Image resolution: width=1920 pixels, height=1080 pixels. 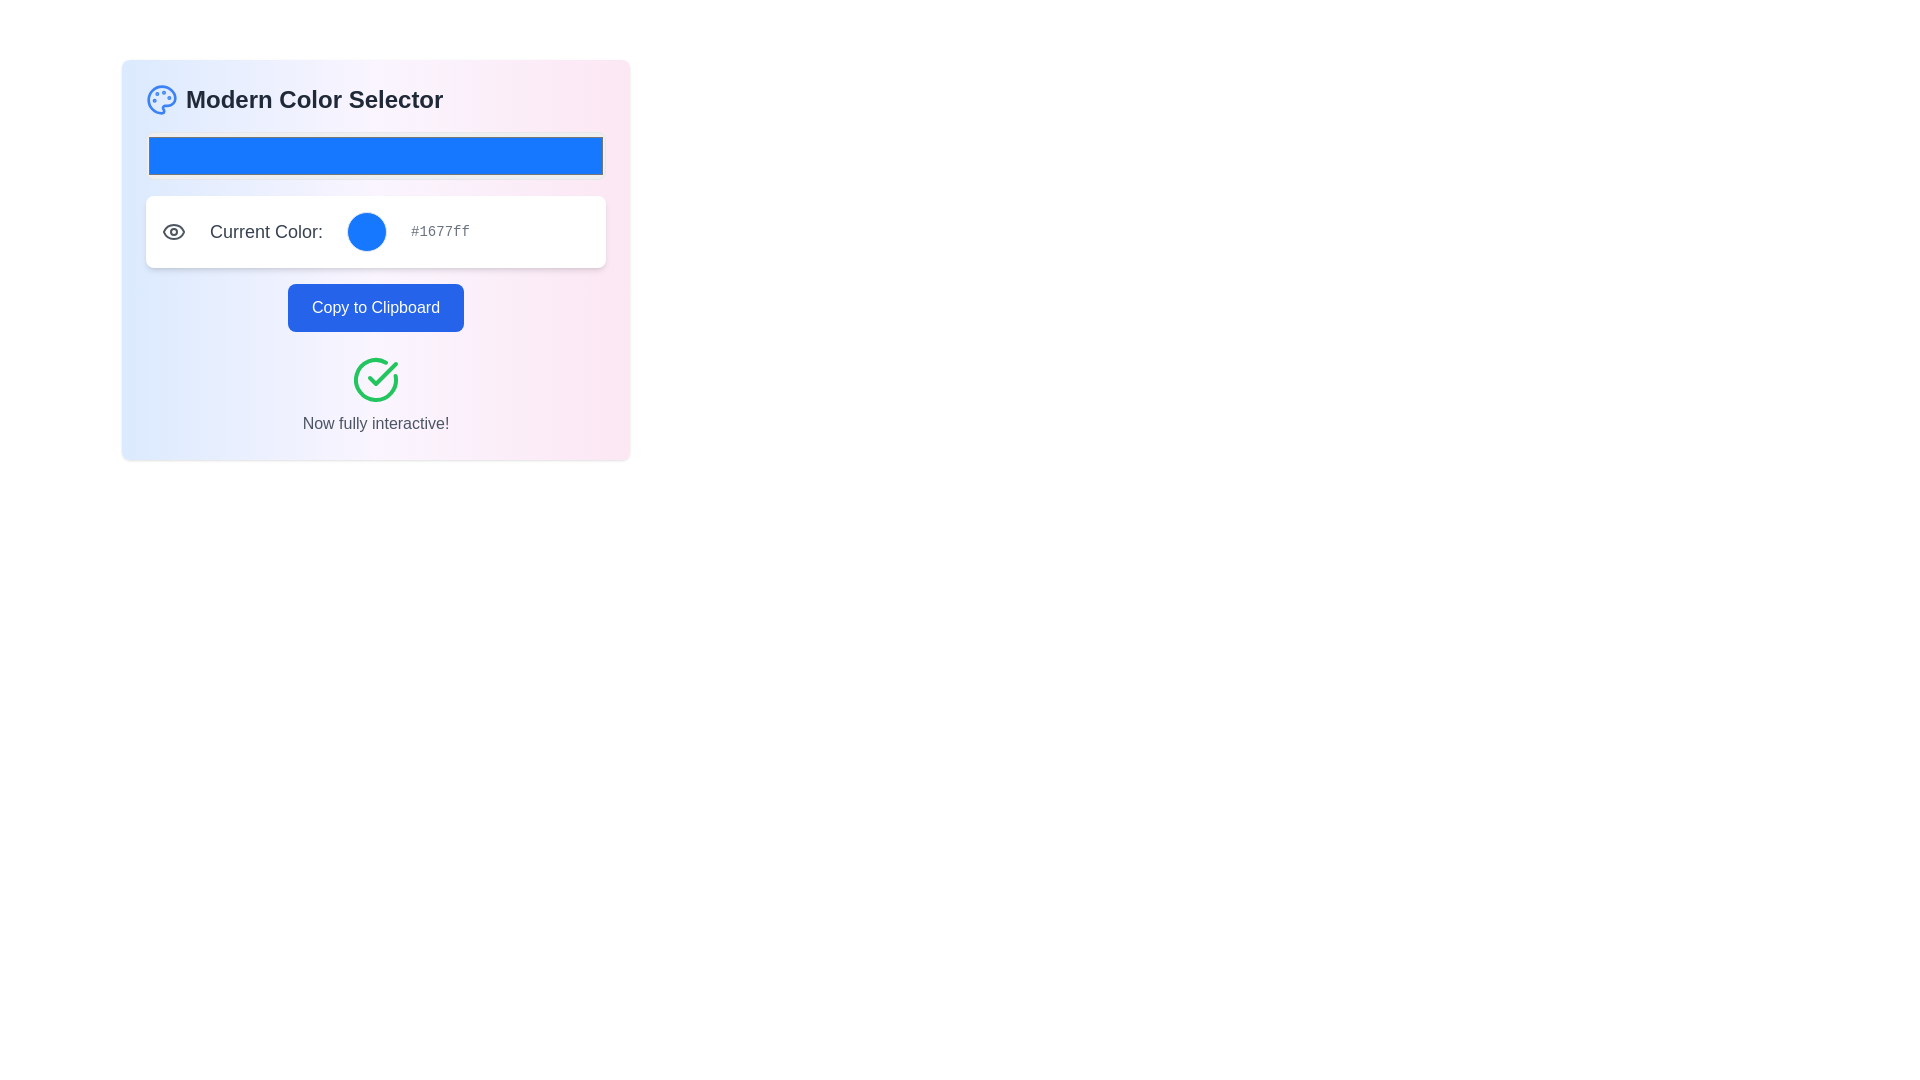 What do you see at coordinates (383, 374) in the screenshot?
I see `the success status icon located centrally in the lower portion of the interface, directly below the 'Copy to Clipboard' button and above the text 'Now fully interactive!'` at bounding box center [383, 374].